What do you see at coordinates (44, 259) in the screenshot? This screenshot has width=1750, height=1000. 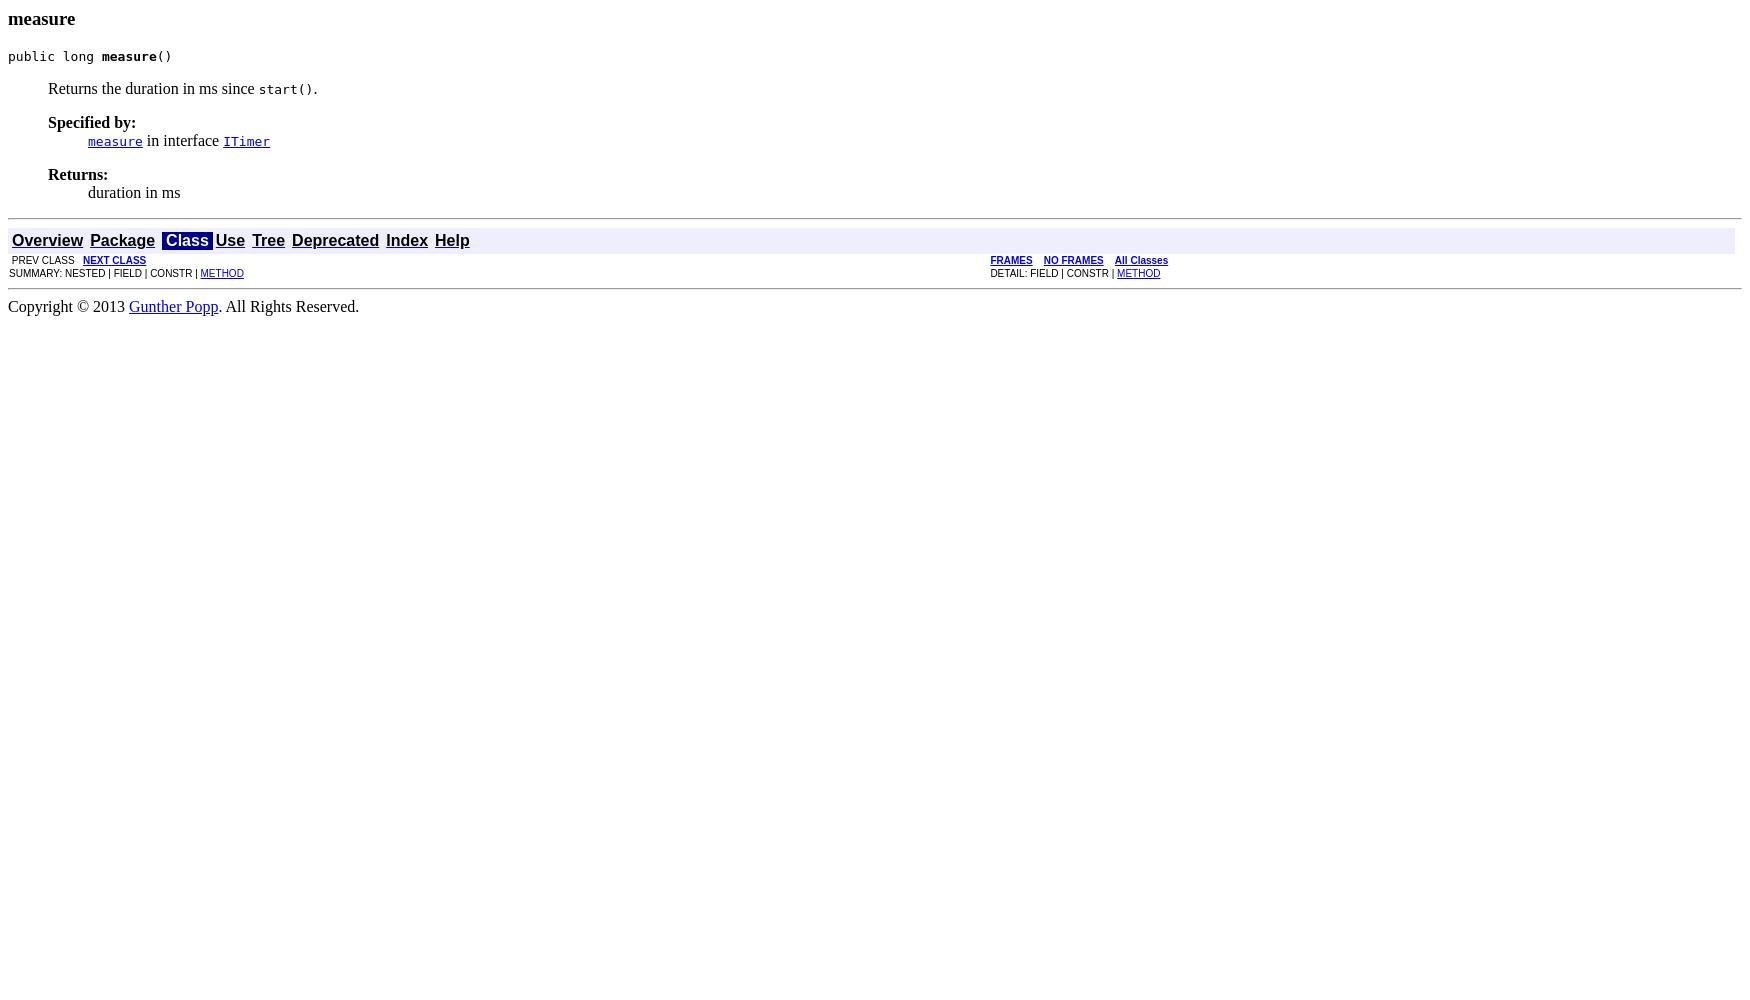 I see `'PREV CLASS'` at bounding box center [44, 259].